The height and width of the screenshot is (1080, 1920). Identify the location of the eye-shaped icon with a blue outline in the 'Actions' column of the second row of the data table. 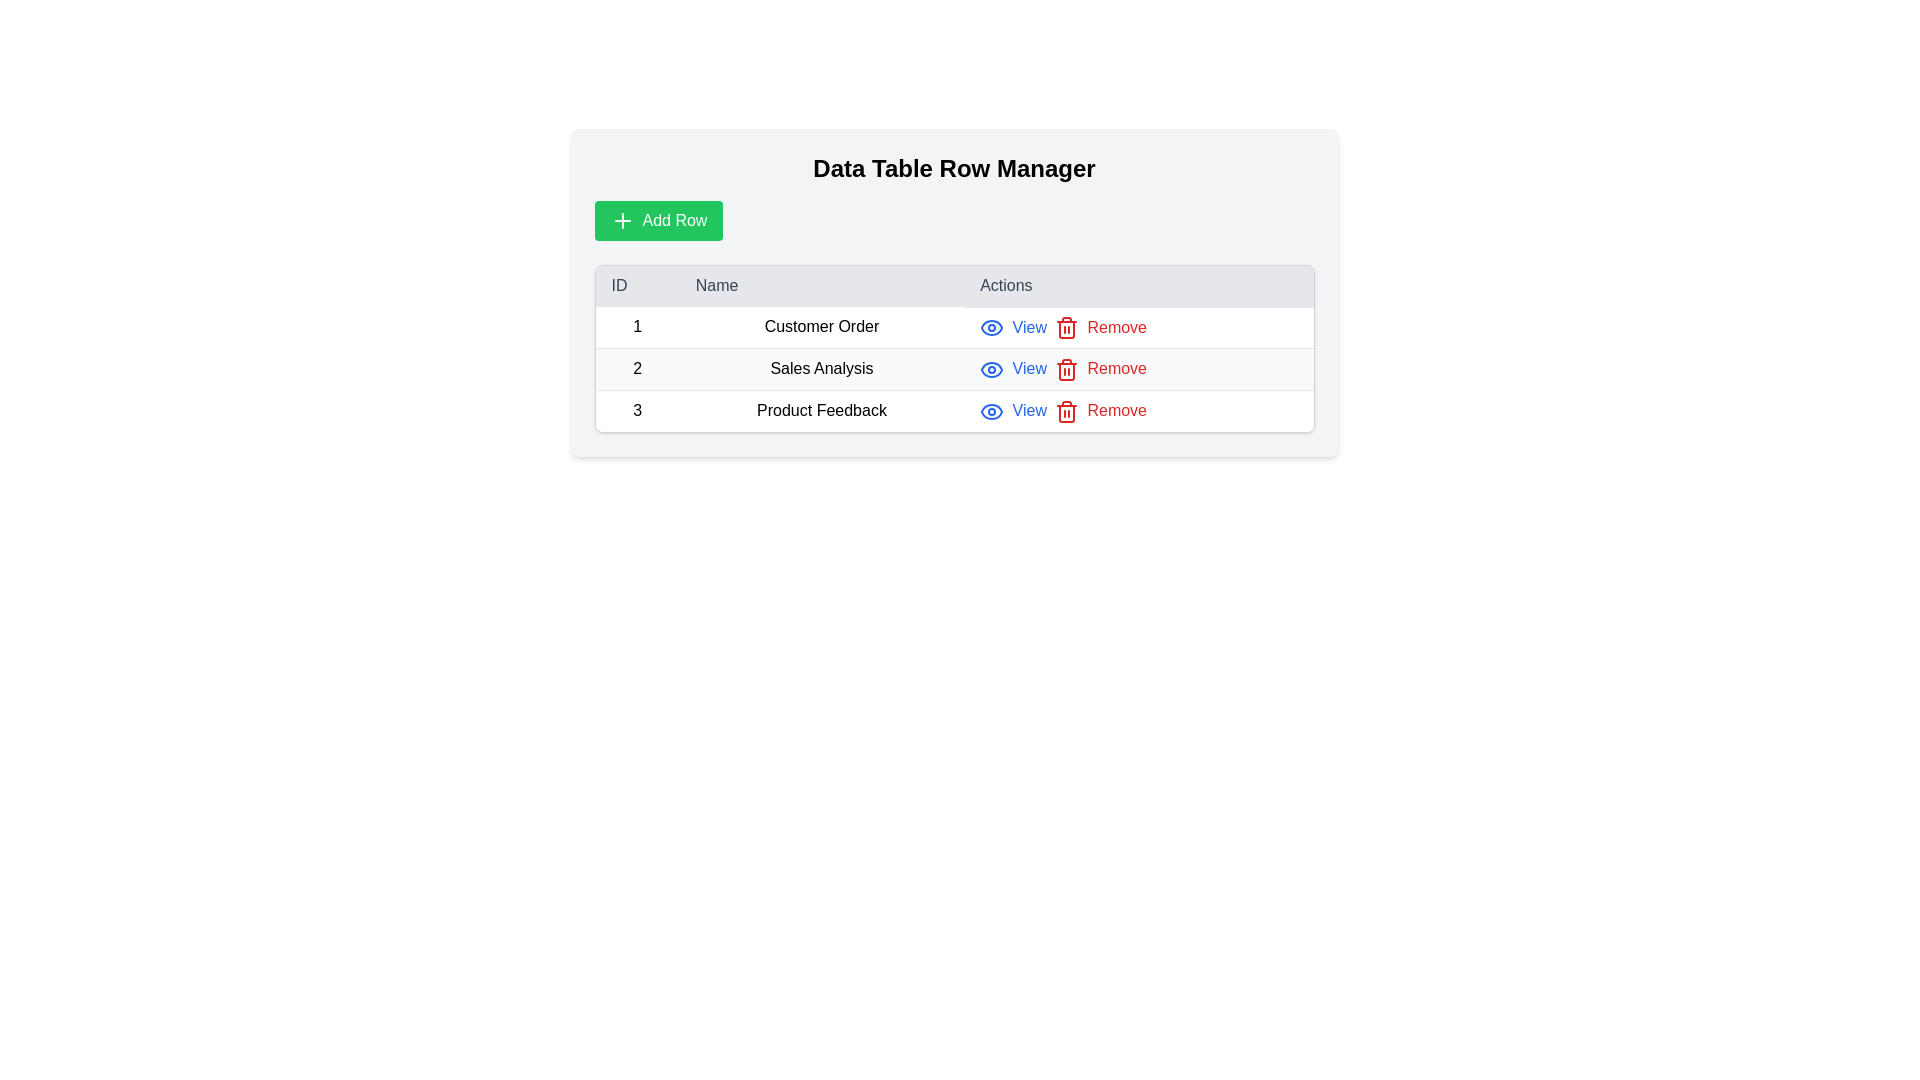
(992, 370).